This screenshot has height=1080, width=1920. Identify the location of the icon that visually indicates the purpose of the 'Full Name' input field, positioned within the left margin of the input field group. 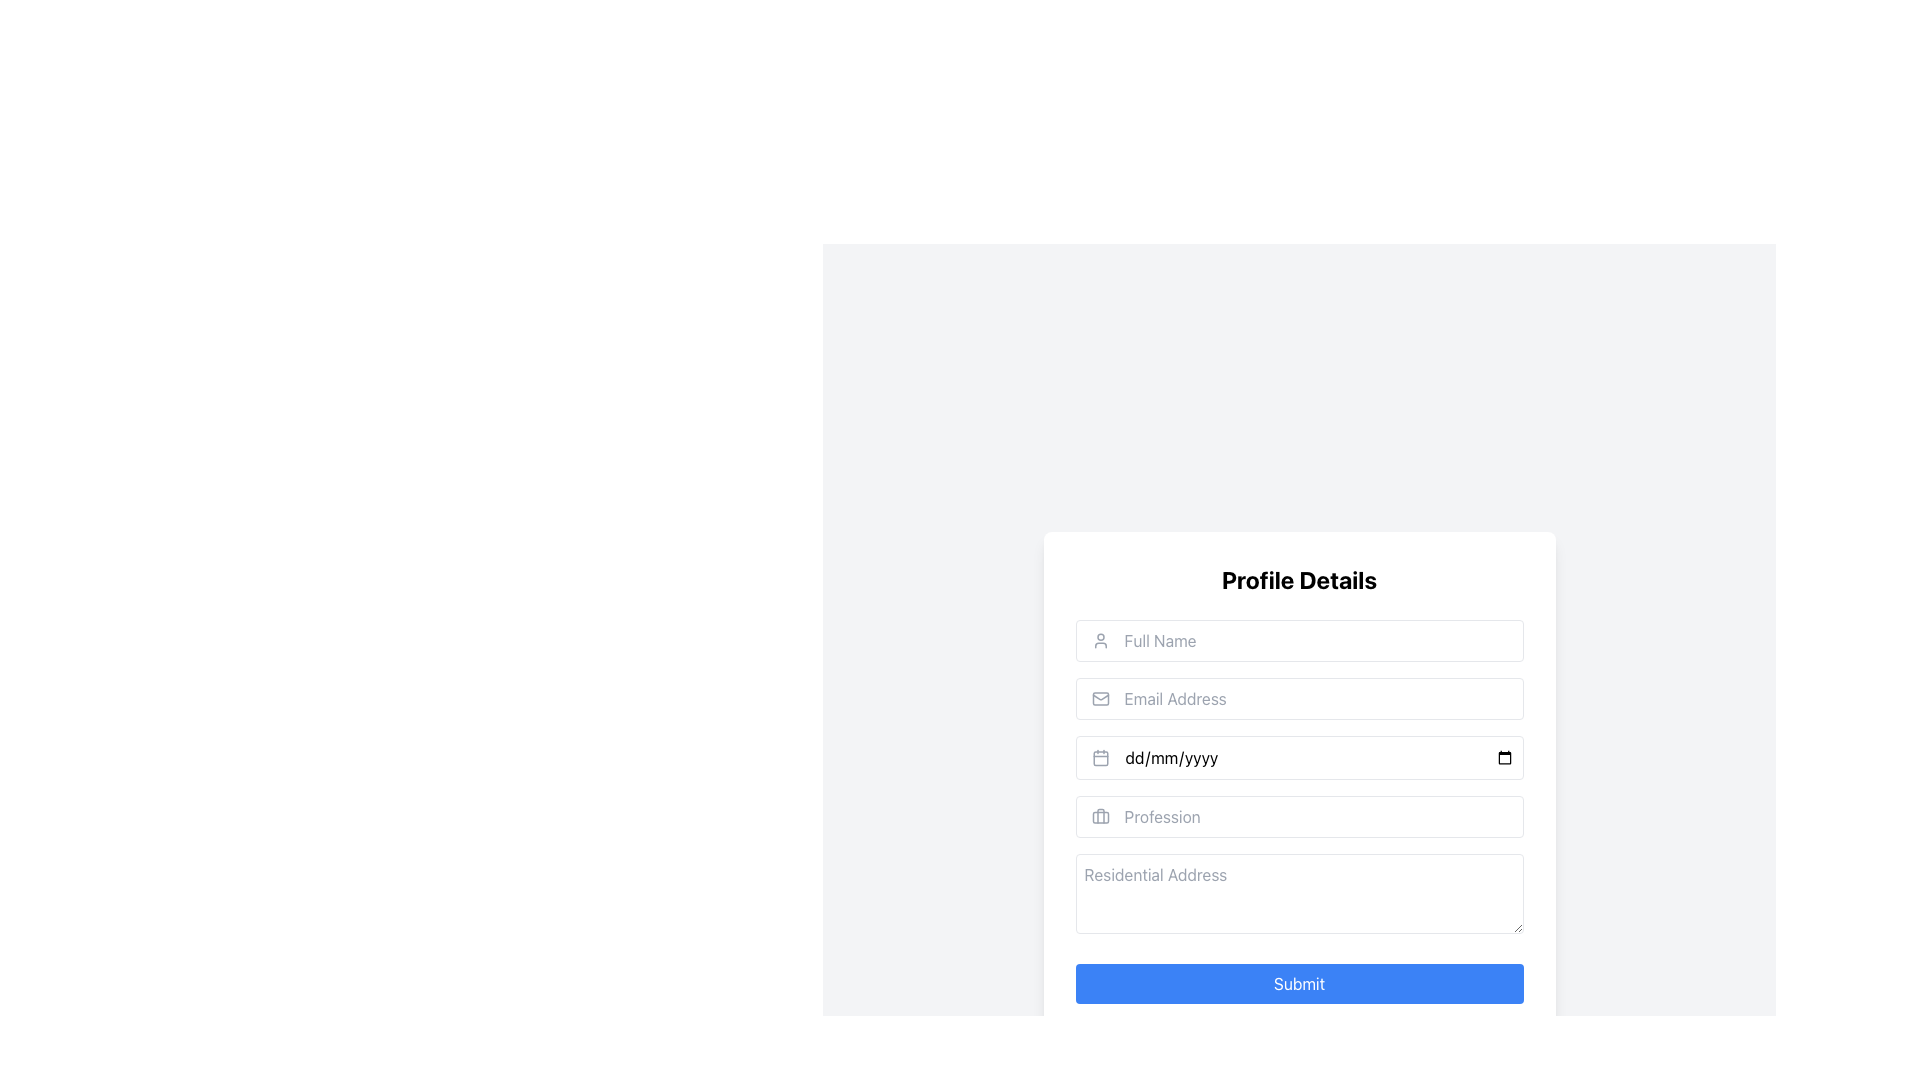
(1099, 640).